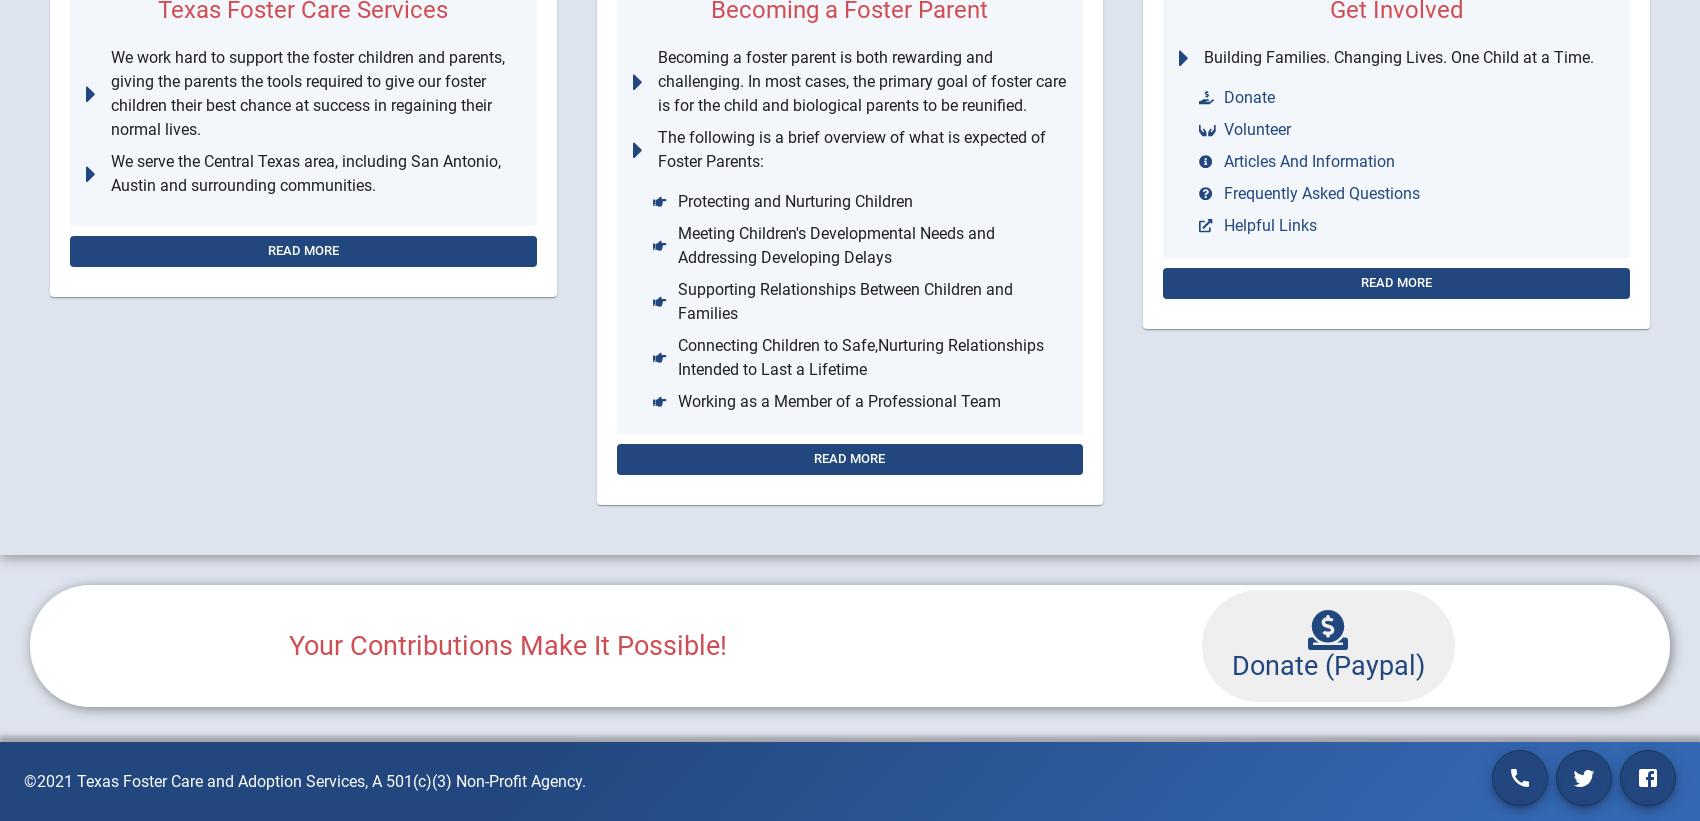 The height and width of the screenshot is (821, 1700). Describe the element at coordinates (837, 400) in the screenshot. I see `'Working as a Member of a Professional Team'` at that location.